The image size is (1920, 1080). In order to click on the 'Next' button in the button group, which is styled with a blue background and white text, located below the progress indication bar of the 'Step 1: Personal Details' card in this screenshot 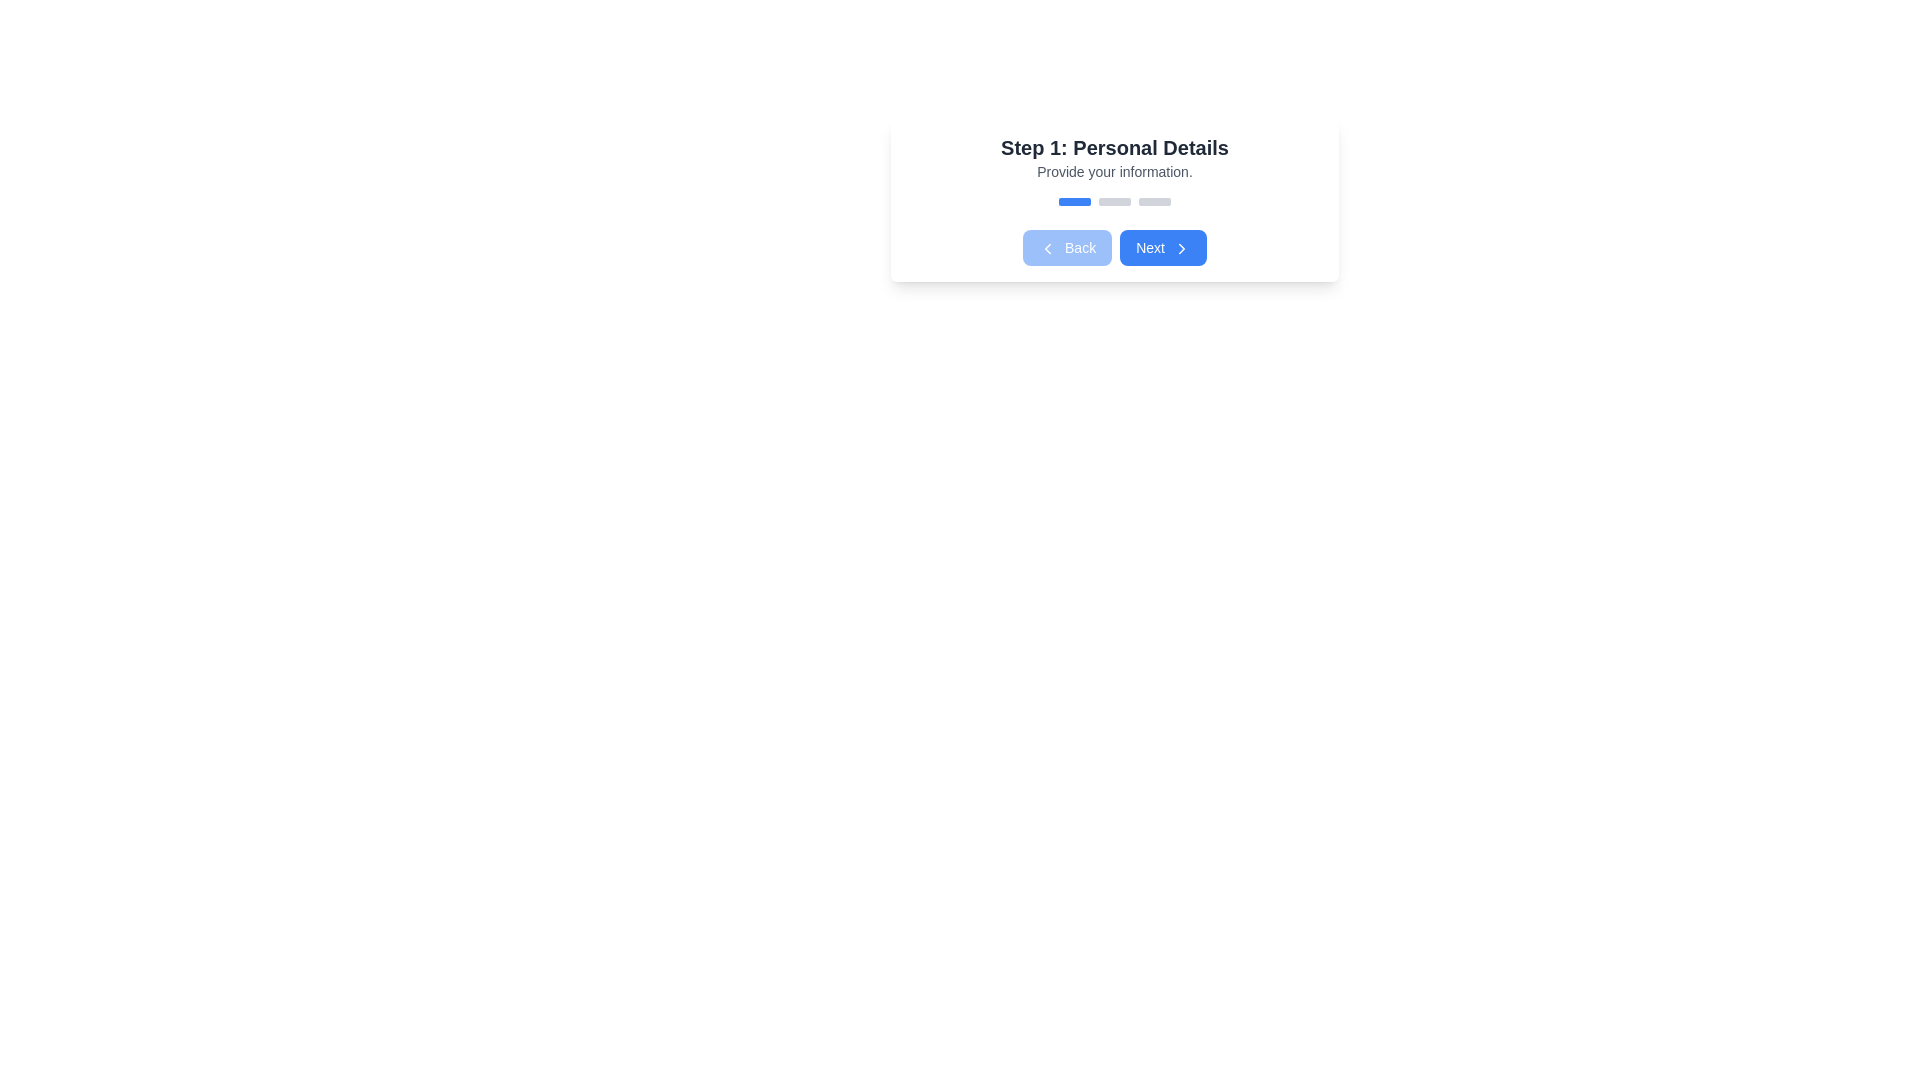, I will do `click(1113, 247)`.